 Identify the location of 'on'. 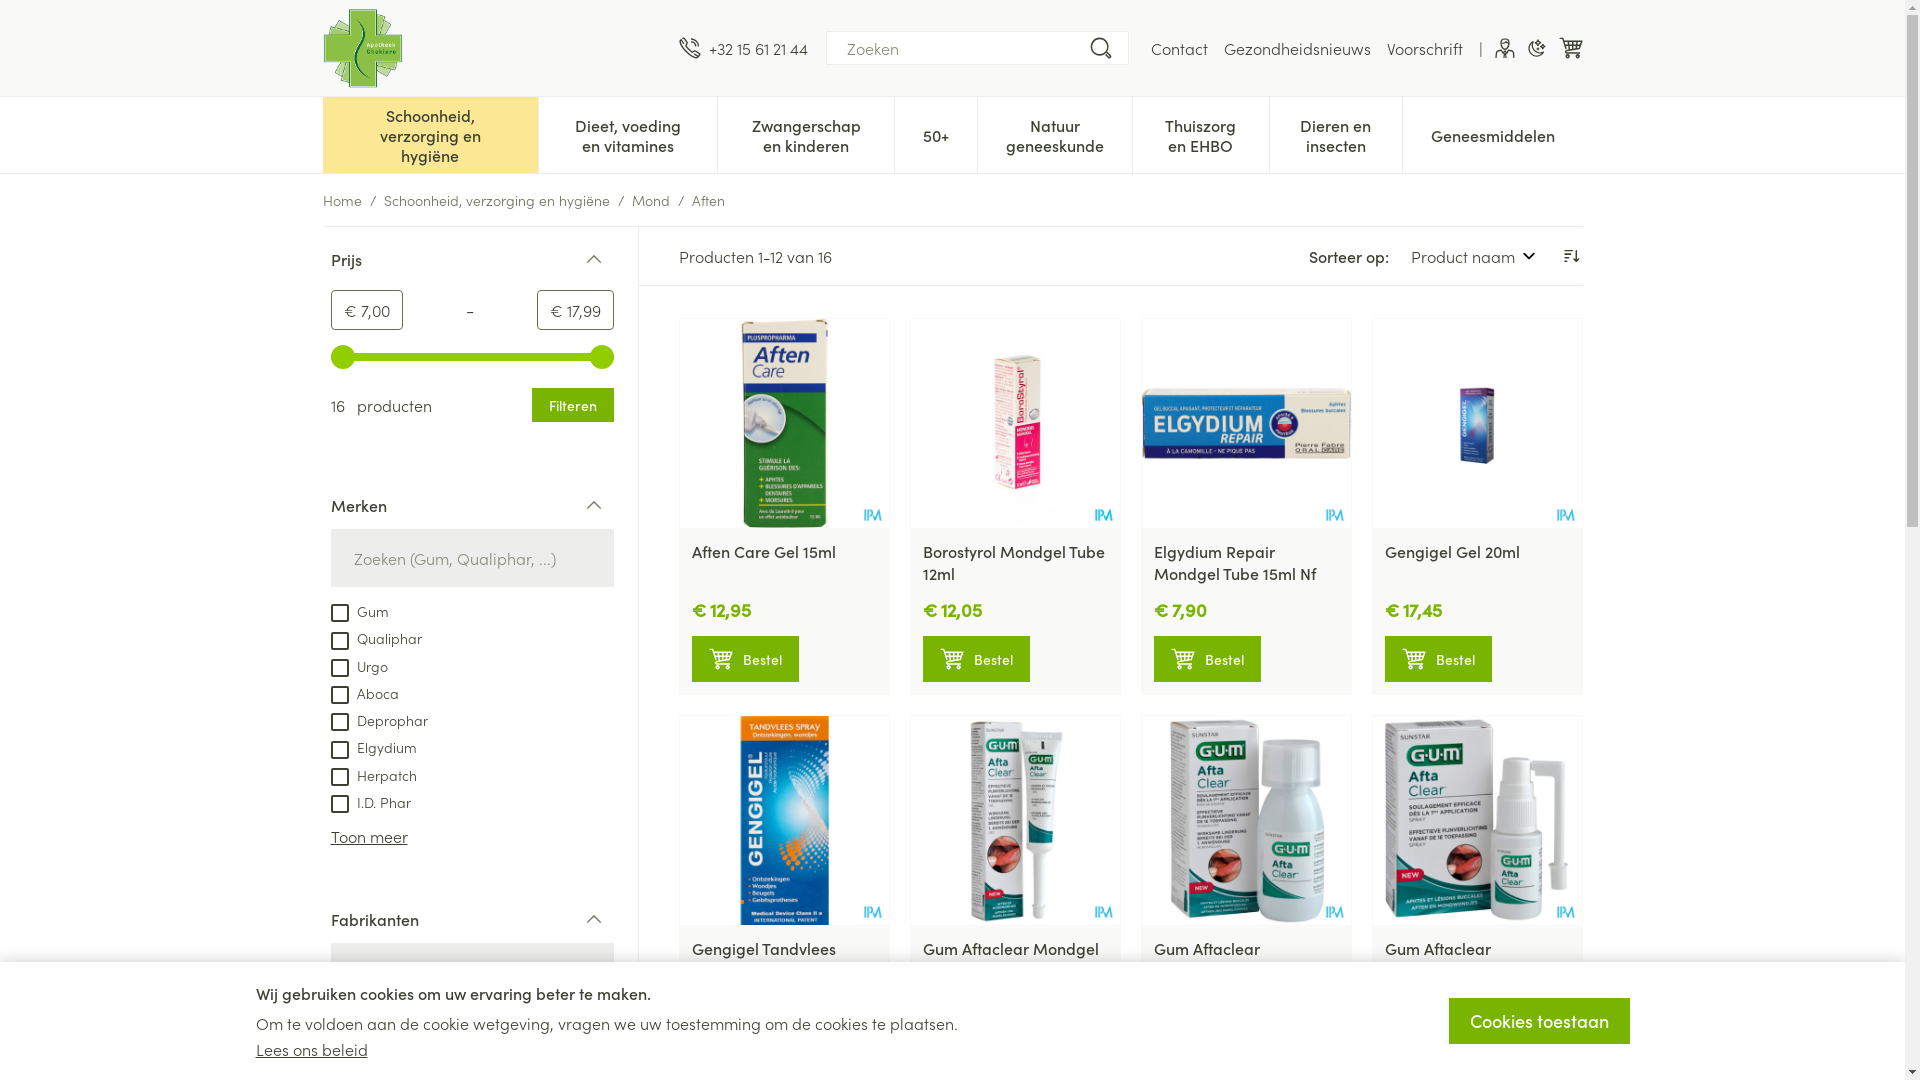
(330, 693).